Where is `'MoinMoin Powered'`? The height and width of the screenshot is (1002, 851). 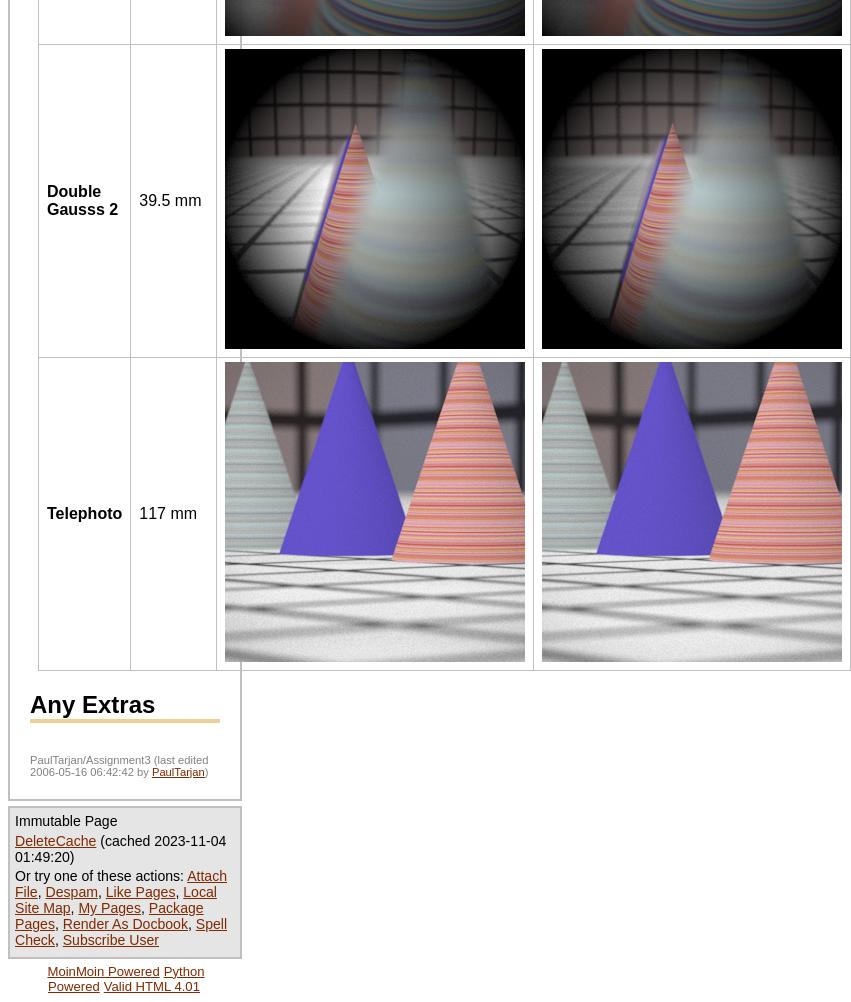
'MoinMoin Powered' is located at coordinates (101, 969).